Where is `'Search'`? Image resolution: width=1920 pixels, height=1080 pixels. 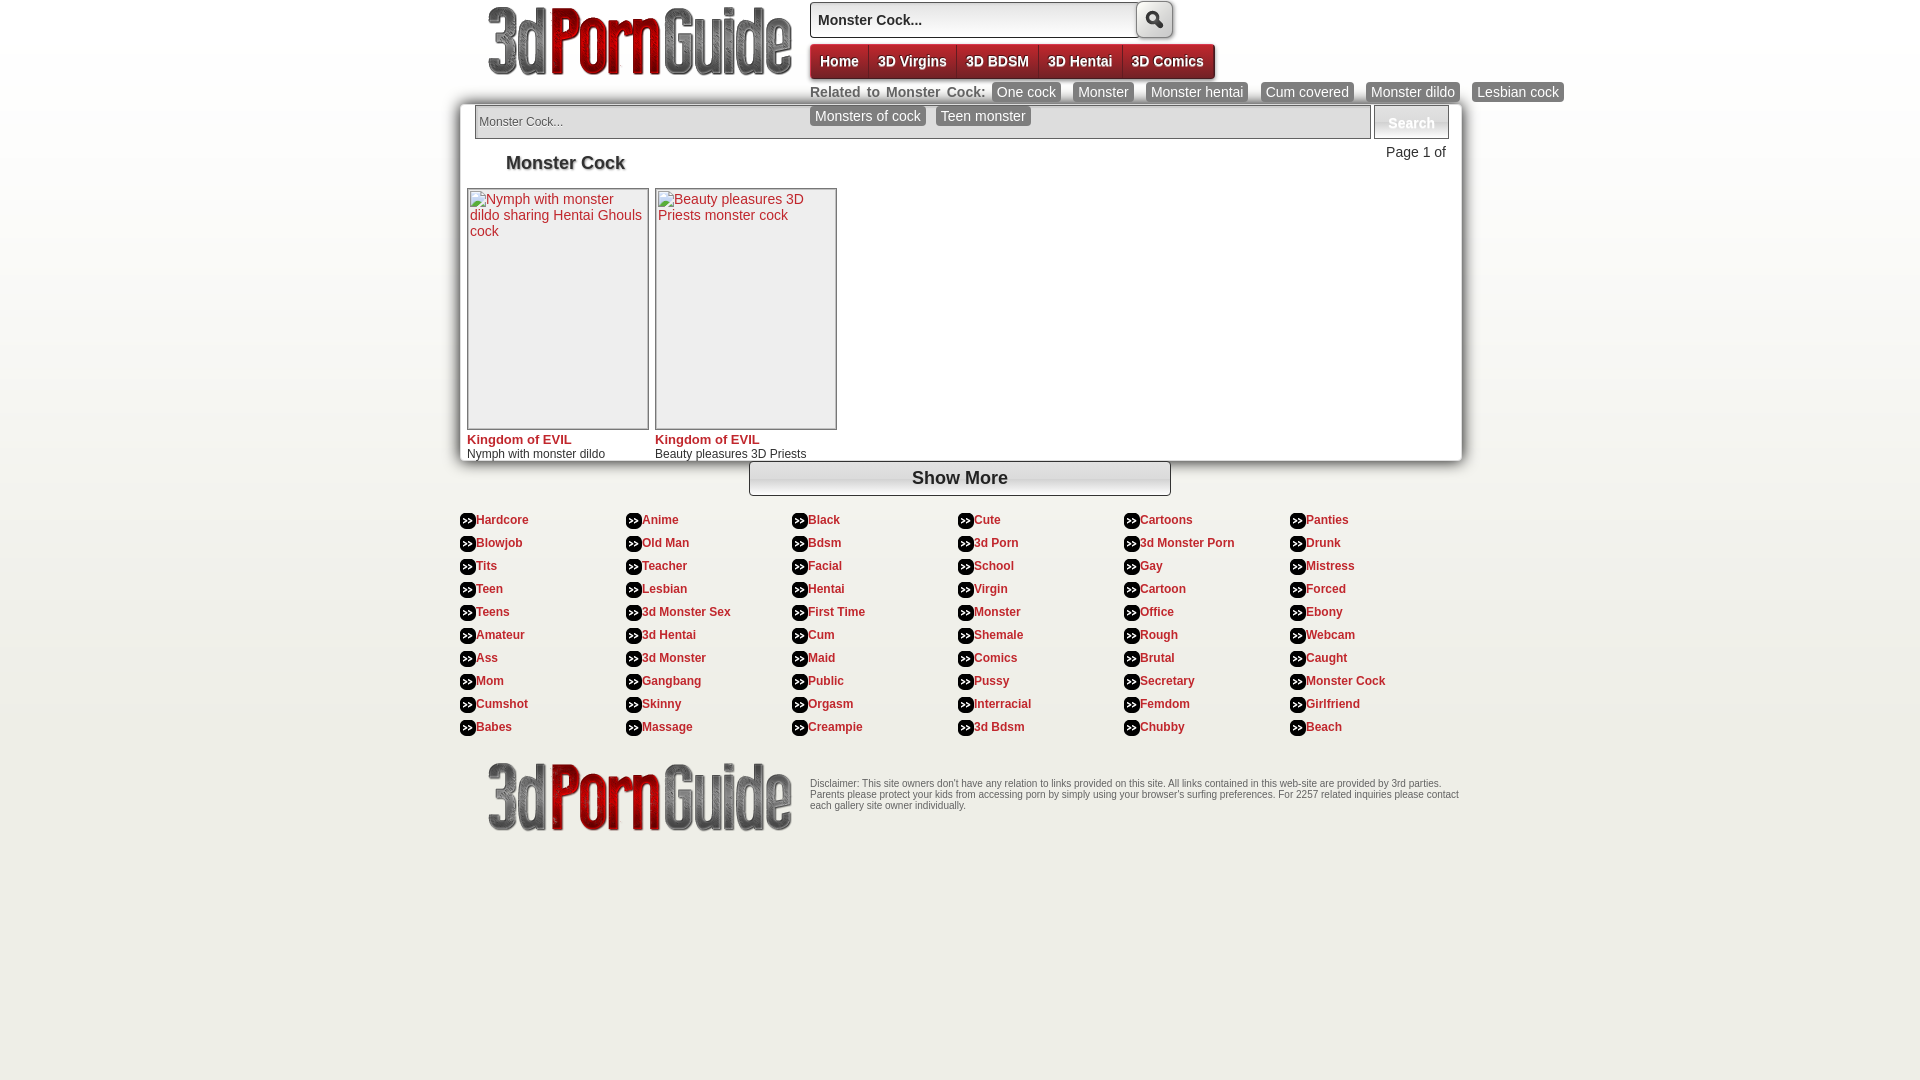
'Search' is located at coordinates (1410, 122).